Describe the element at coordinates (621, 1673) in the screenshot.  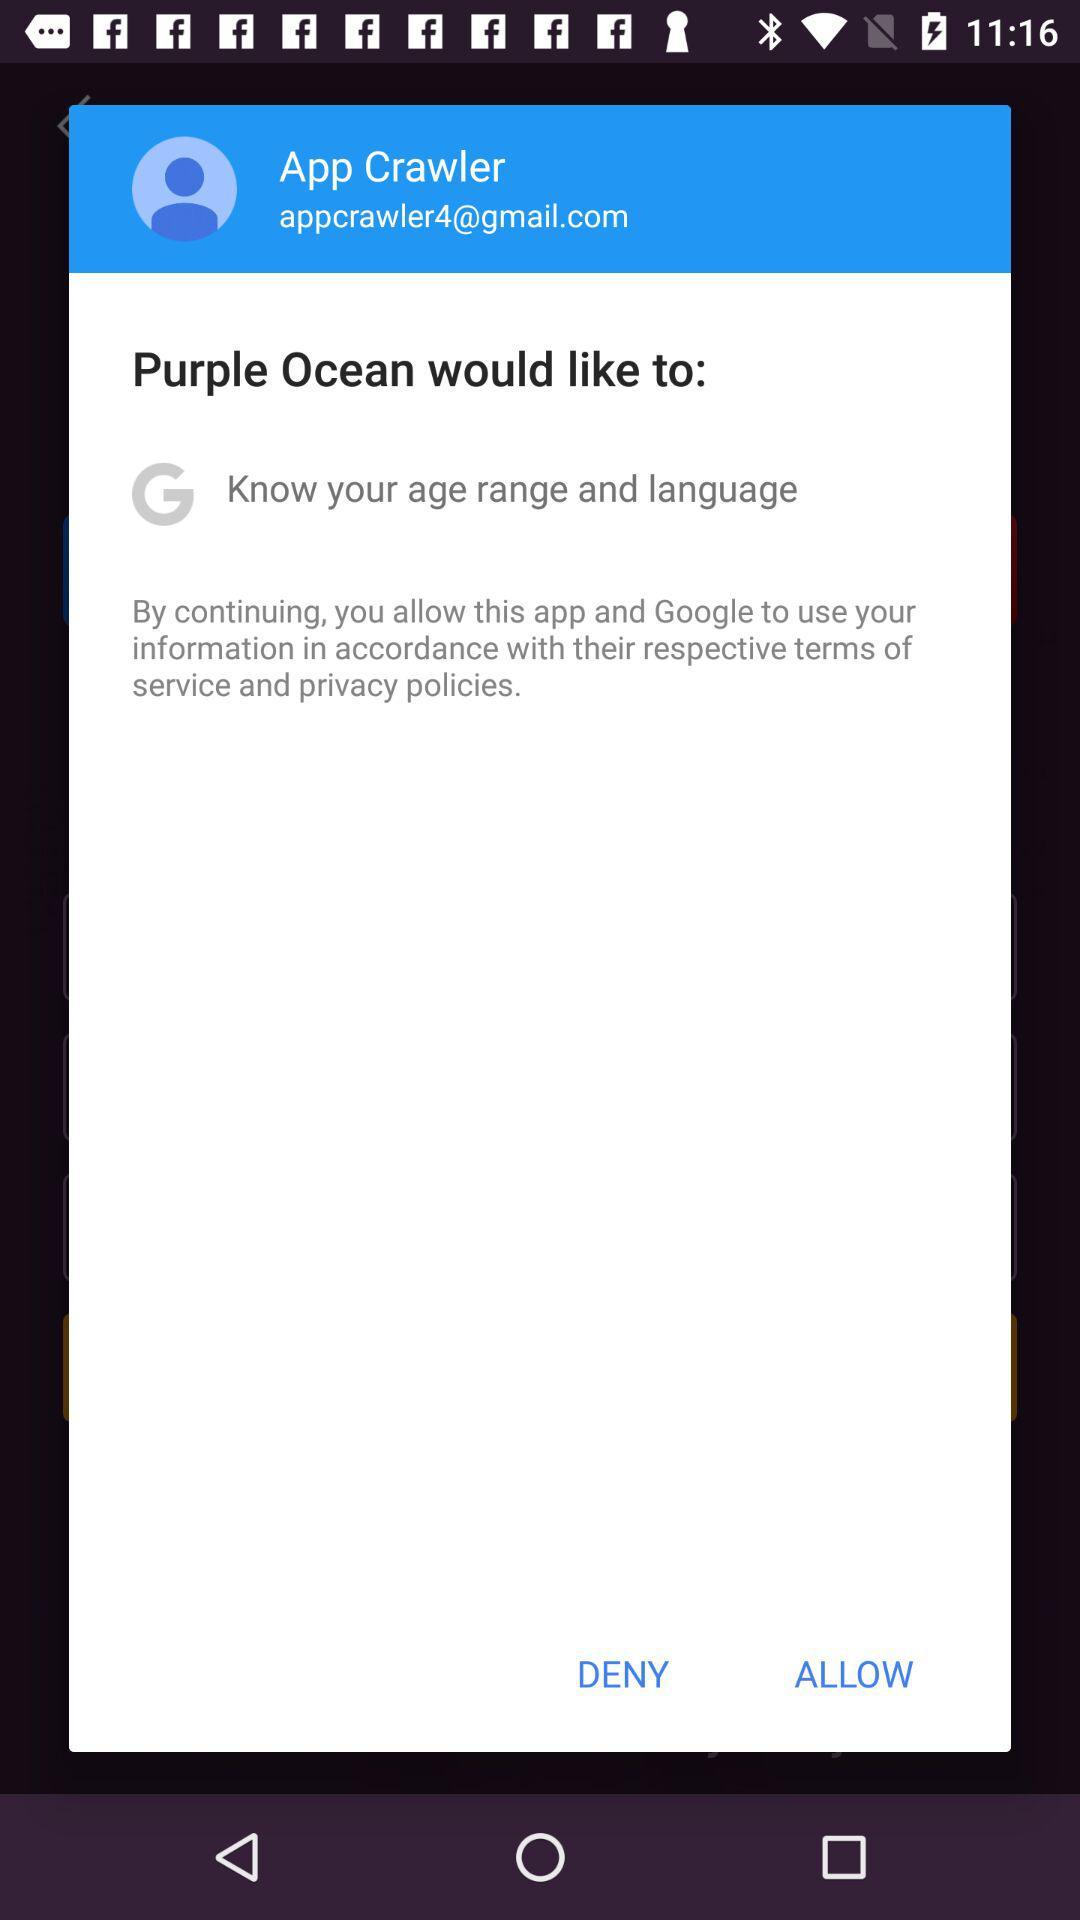
I see `deny item` at that location.